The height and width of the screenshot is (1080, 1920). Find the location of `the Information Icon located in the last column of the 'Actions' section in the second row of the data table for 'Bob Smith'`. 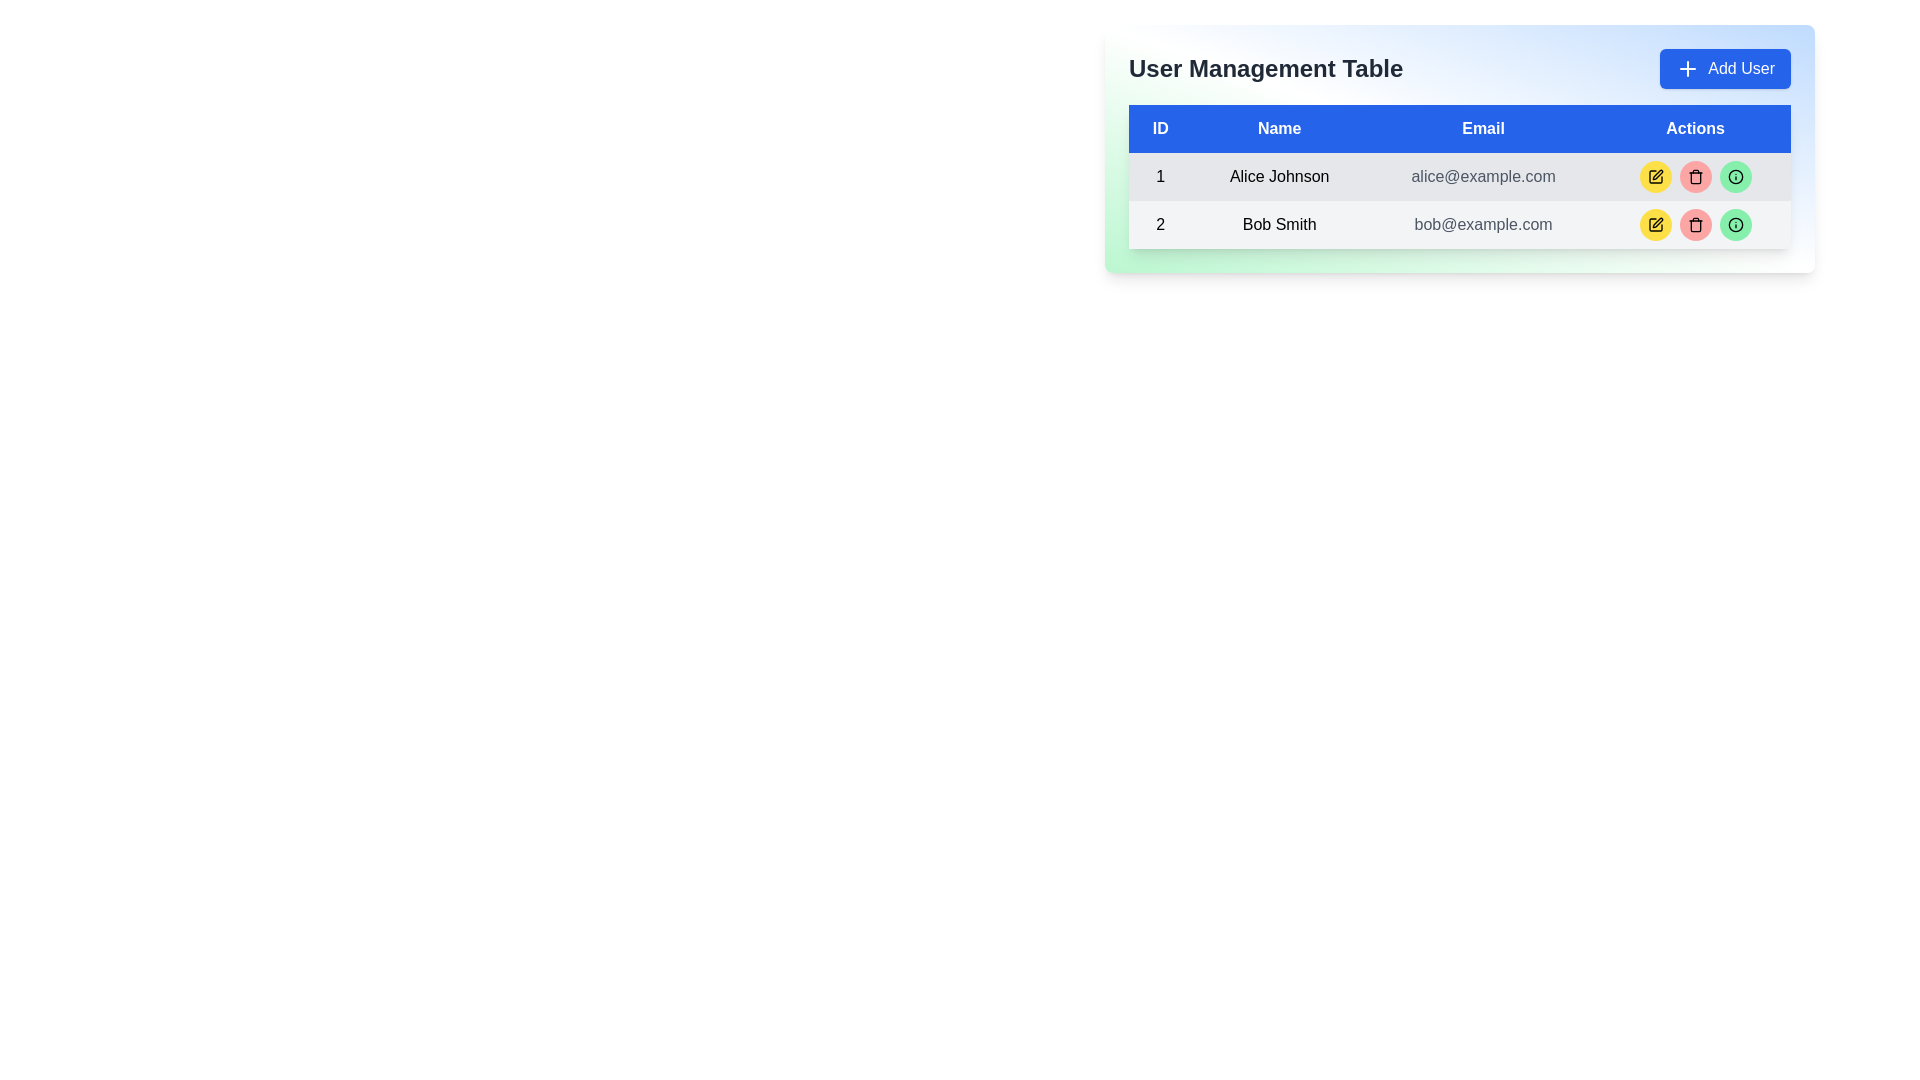

the Information Icon located in the last column of the 'Actions' section in the second row of the data table for 'Bob Smith' is located at coordinates (1734, 176).